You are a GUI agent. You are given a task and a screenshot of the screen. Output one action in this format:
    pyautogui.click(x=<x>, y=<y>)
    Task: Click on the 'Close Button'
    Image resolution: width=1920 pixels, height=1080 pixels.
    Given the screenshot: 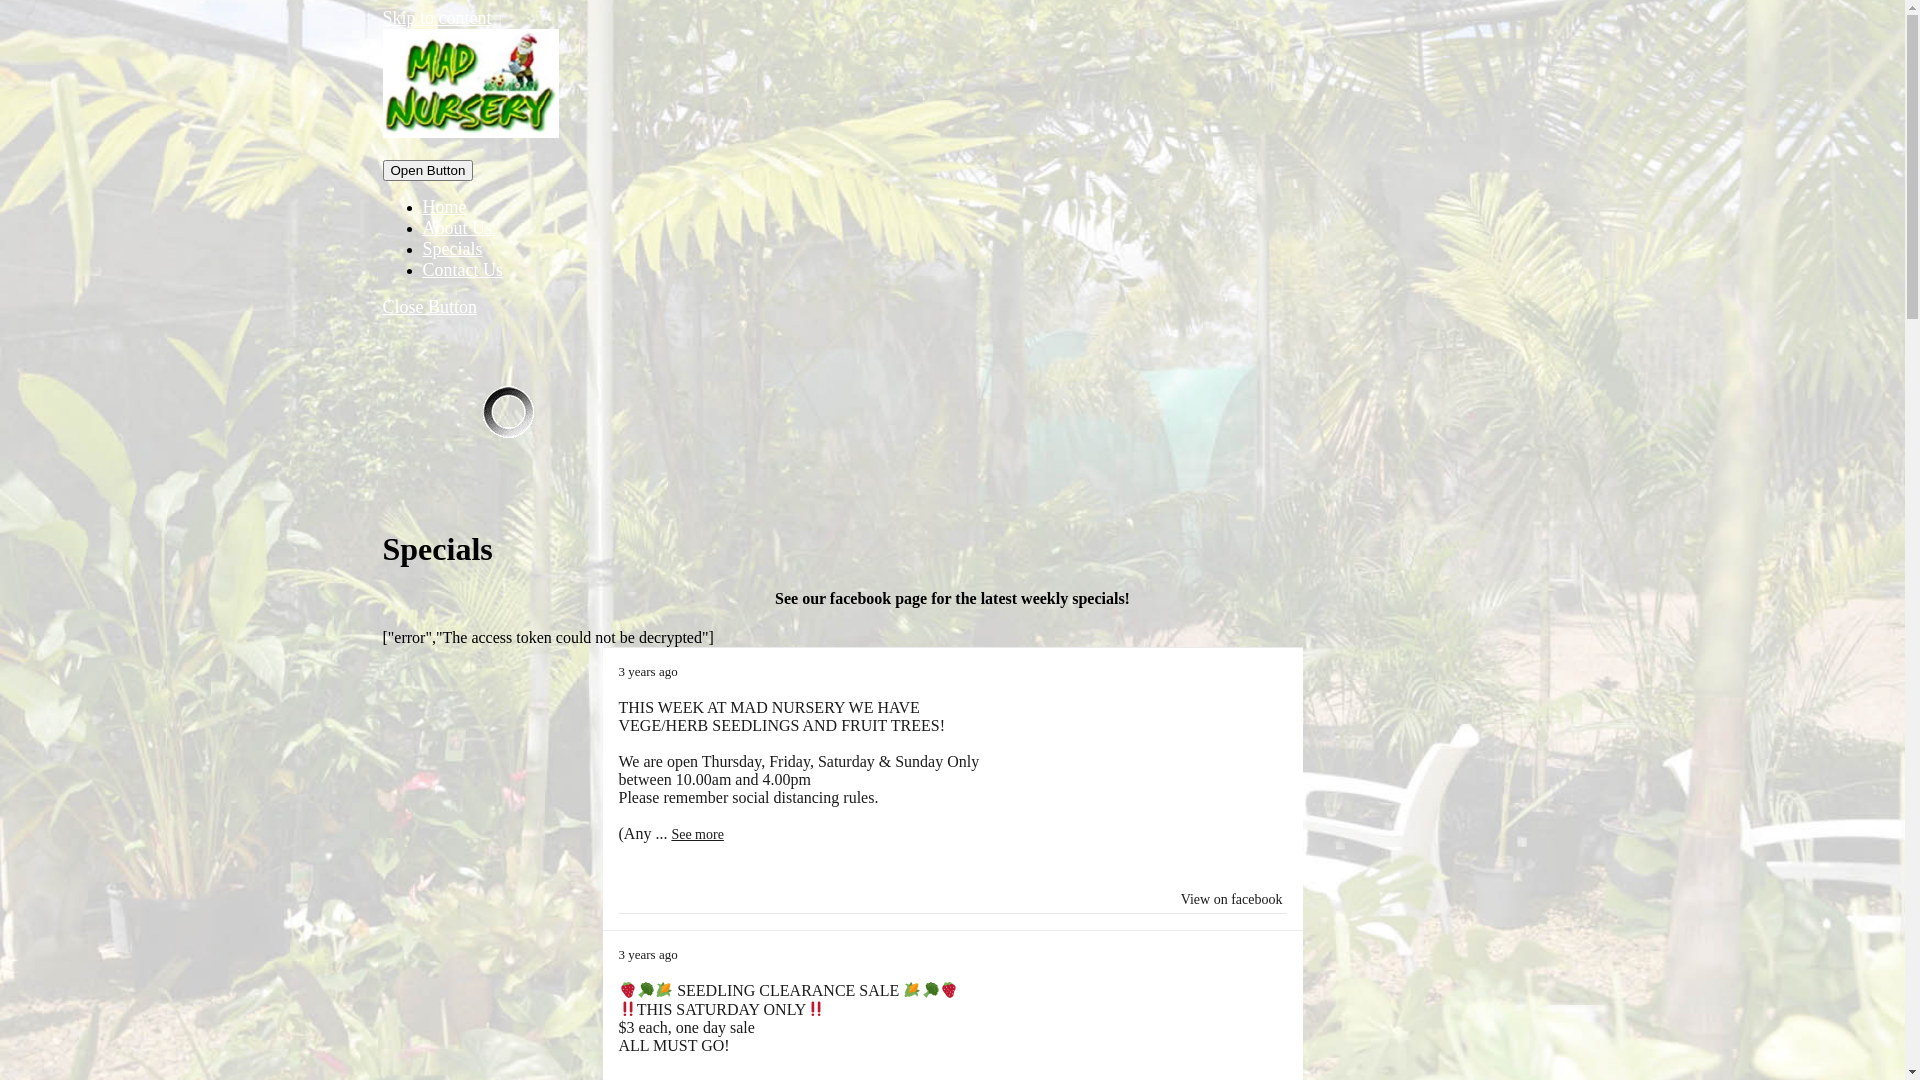 What is the action you would take?
    pyautogui.click(x=428, y=307)
    